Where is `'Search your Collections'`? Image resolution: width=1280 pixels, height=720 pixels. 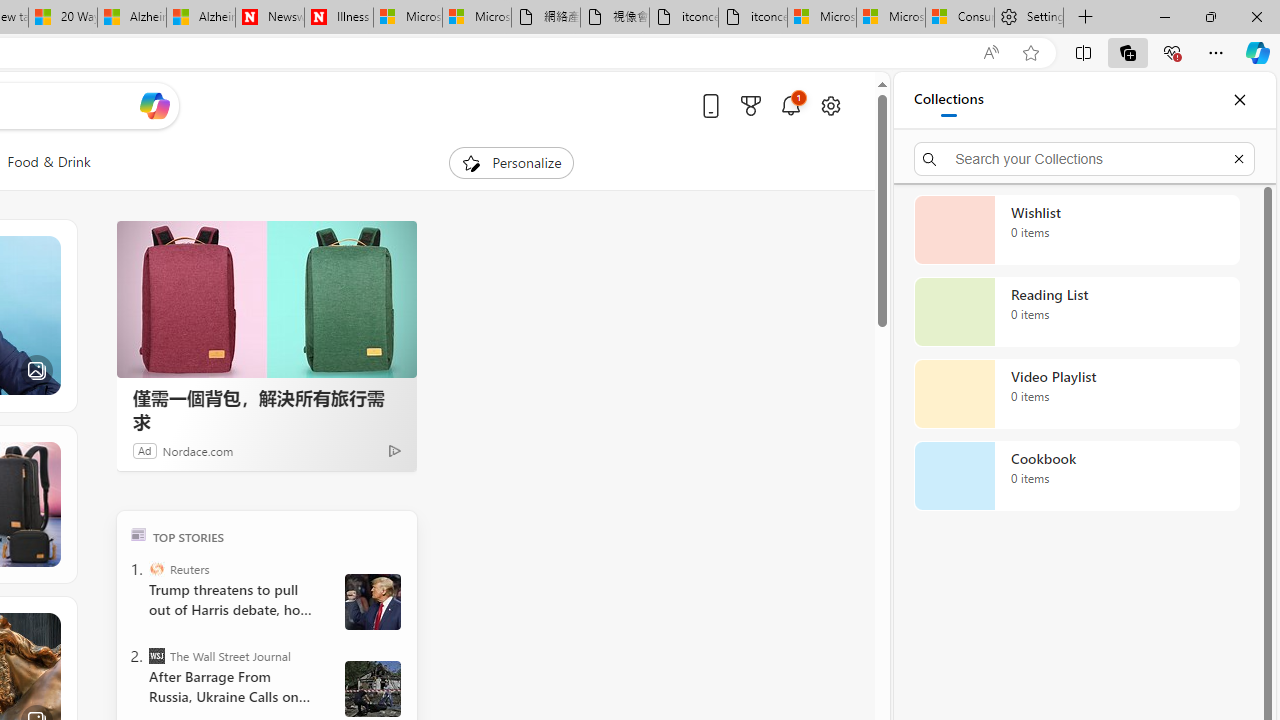 'Search your Collections' is located at coordinates (1083, 158).